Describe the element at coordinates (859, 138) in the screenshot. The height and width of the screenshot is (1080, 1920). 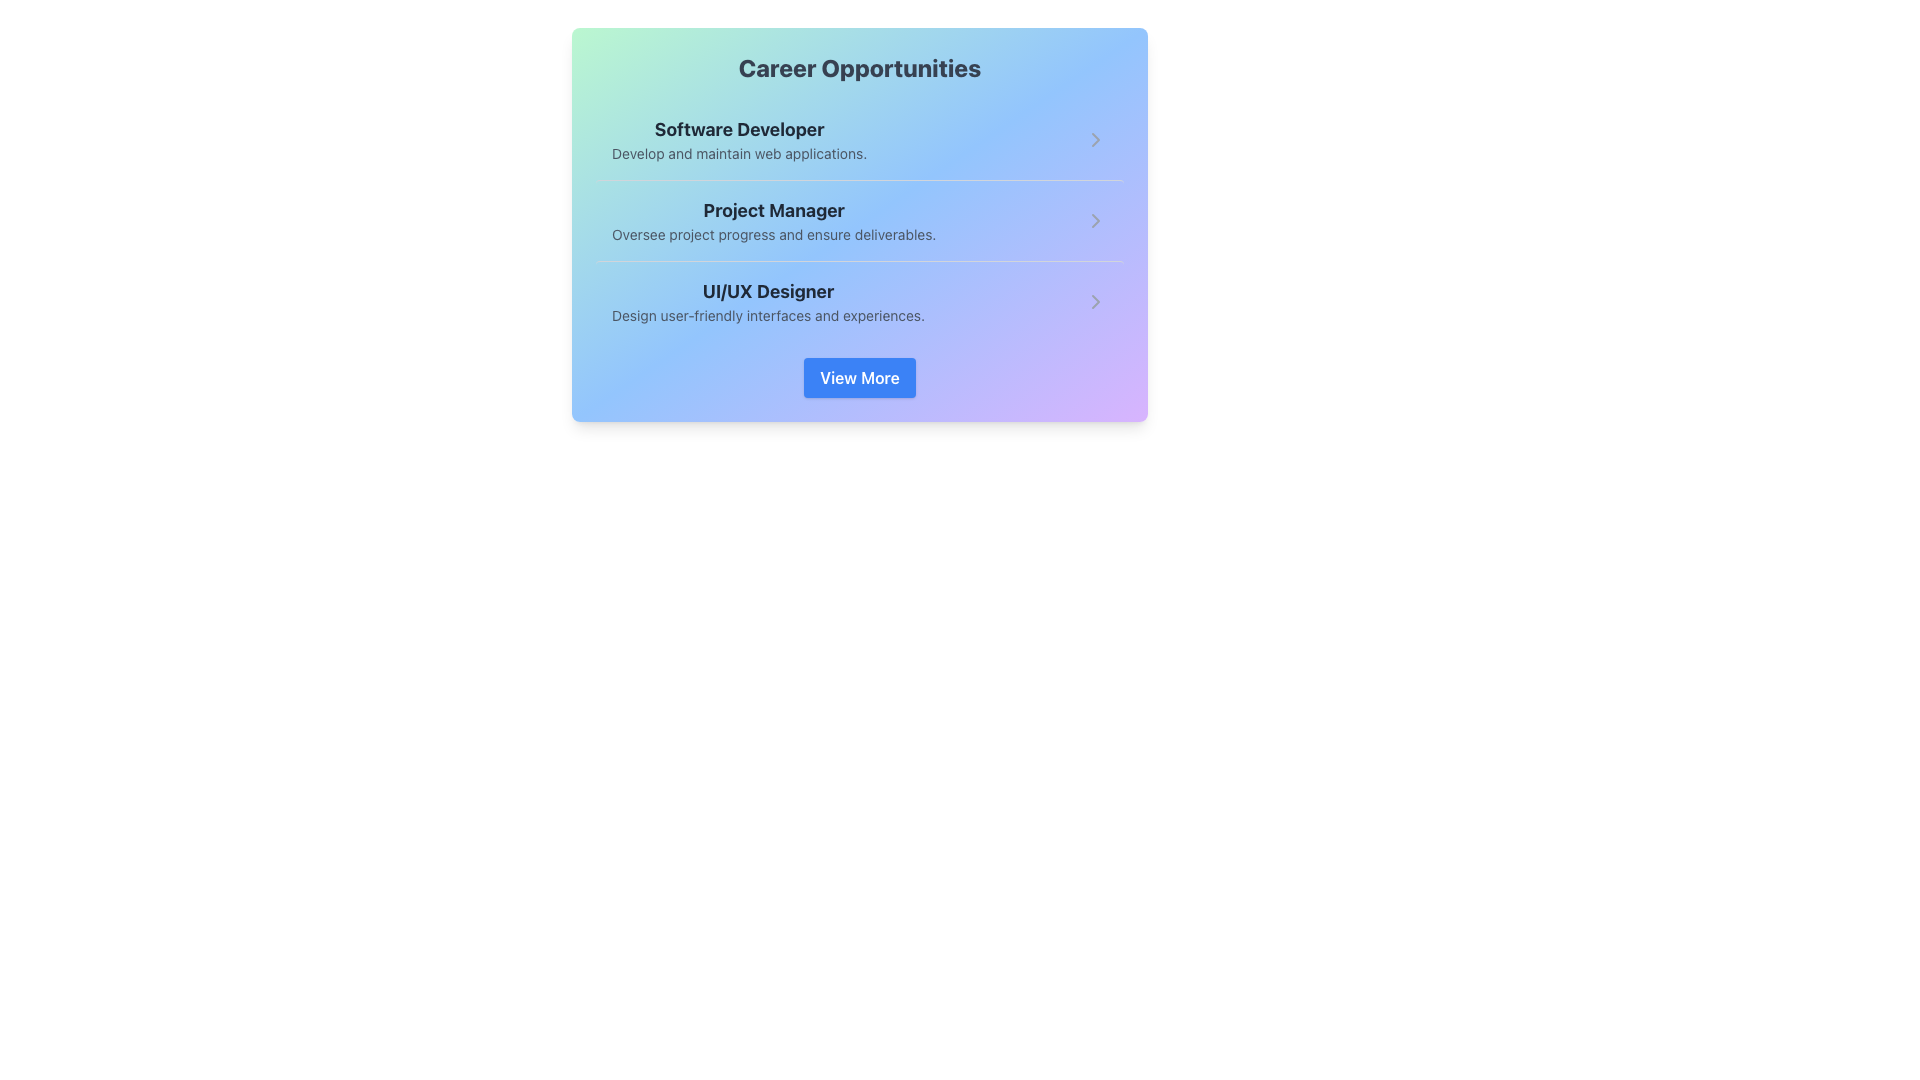
I see `the first selectable option button in the vertical list that leads to detailed information about the 'Software Developer' role` at that location.